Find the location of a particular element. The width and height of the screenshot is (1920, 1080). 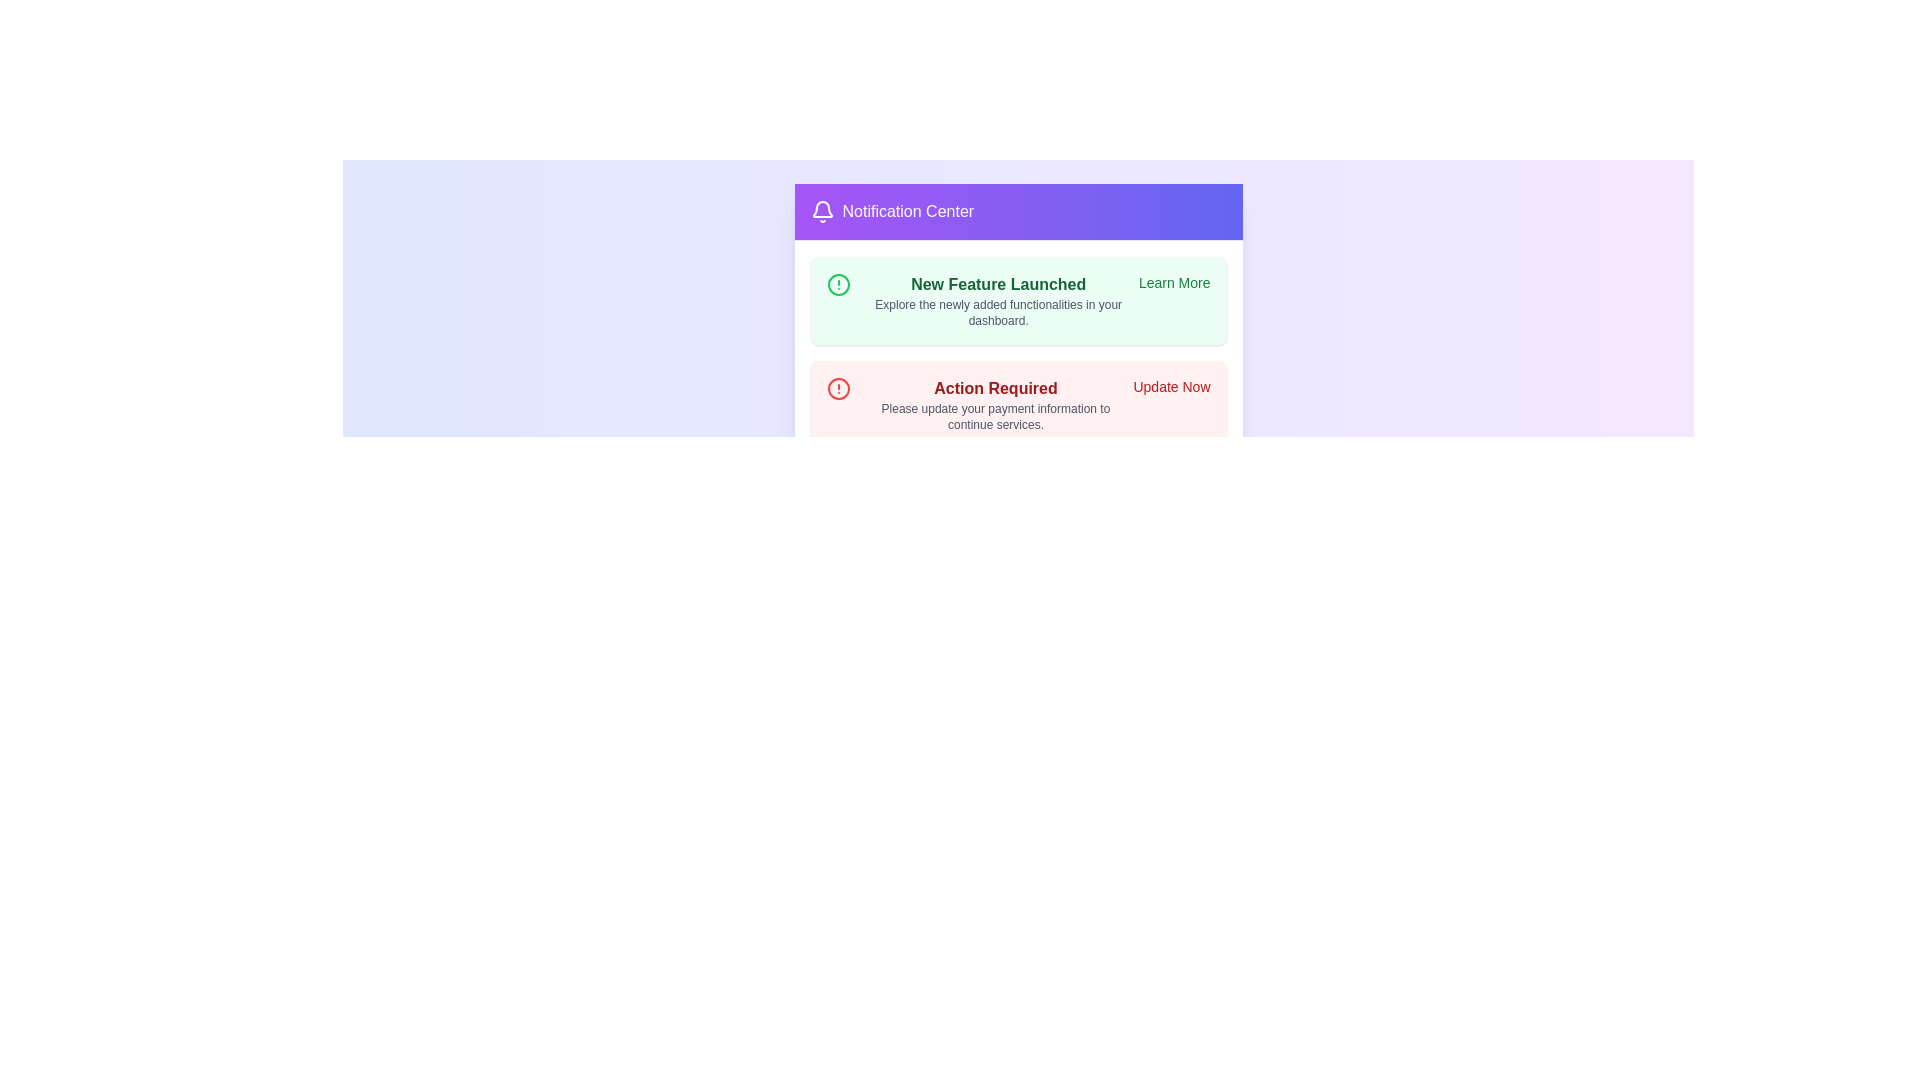

the notification bell icon located in the top-left corner of the notification header area within the colored banner labeled 'Notification Center' is located at coordinates (822, 209).